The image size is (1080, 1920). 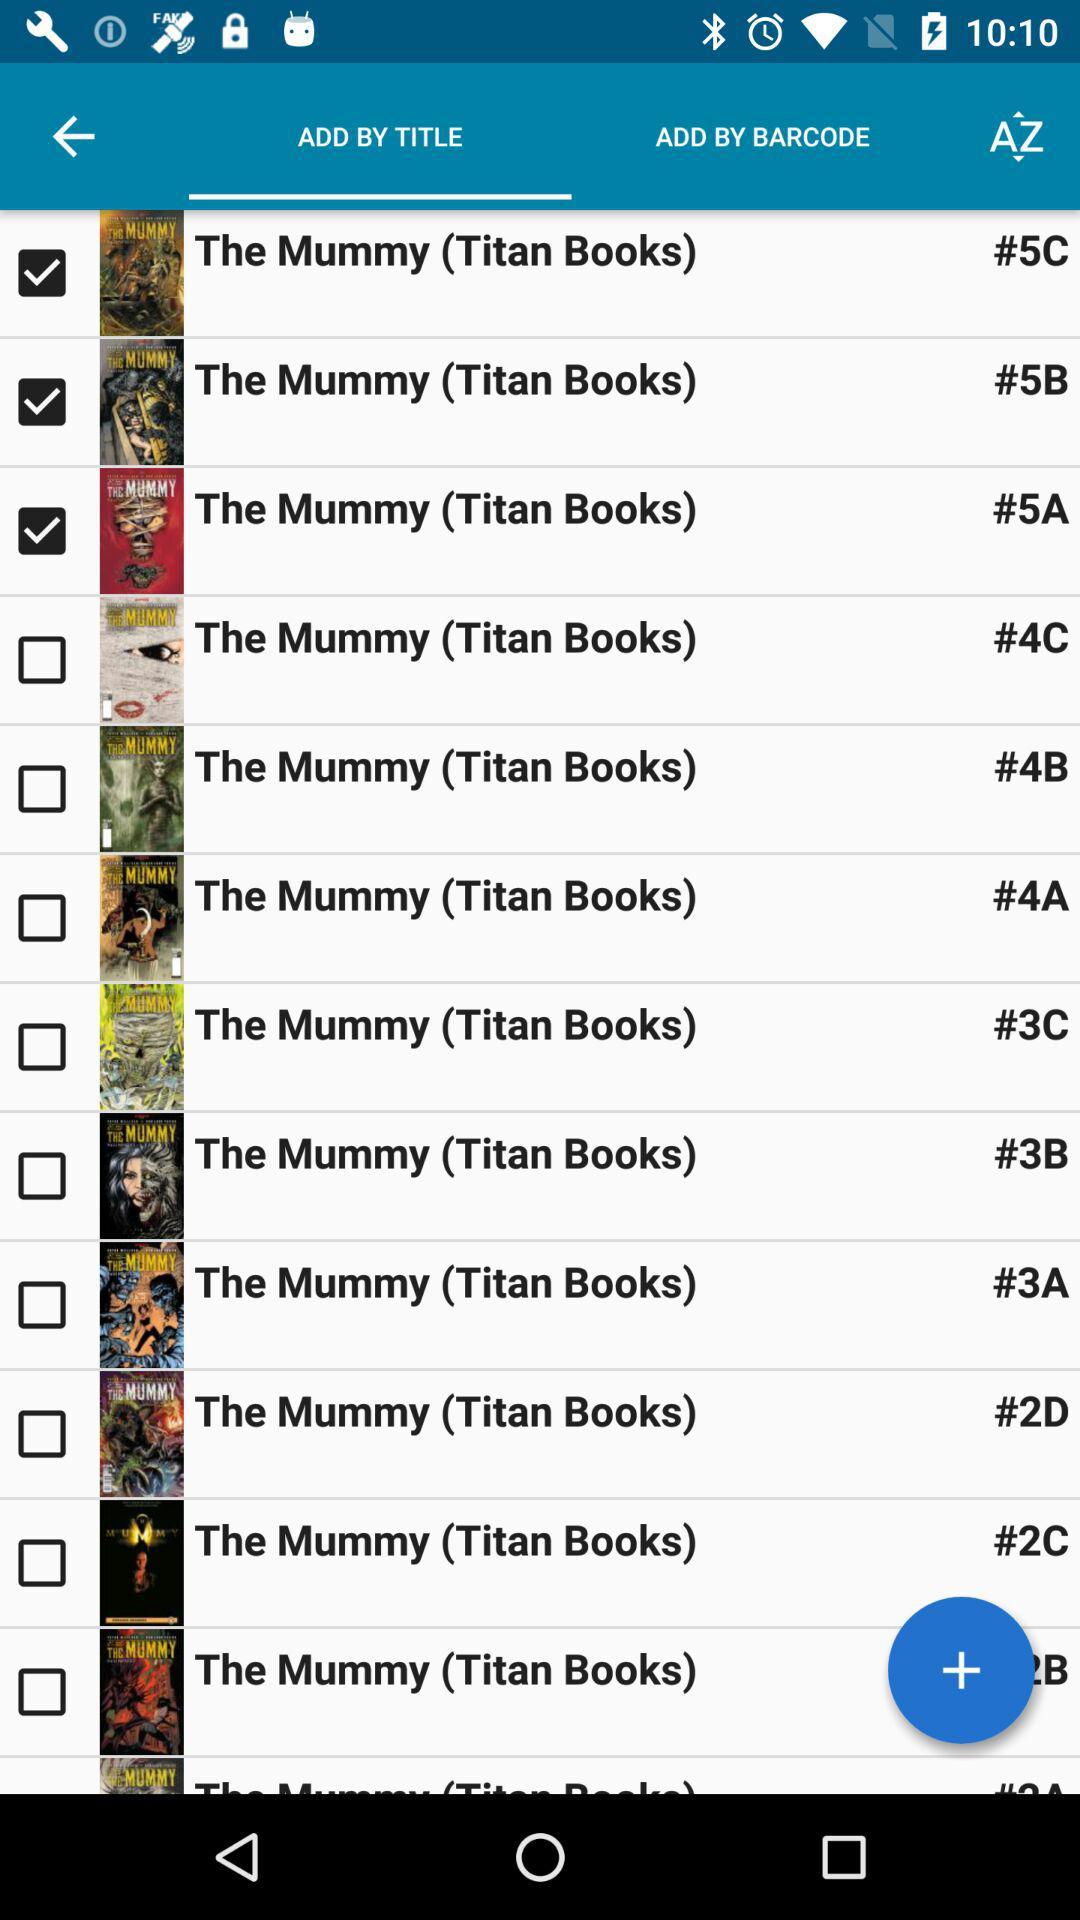 I want to click on look at the cover, so click(x=140, y=1176).